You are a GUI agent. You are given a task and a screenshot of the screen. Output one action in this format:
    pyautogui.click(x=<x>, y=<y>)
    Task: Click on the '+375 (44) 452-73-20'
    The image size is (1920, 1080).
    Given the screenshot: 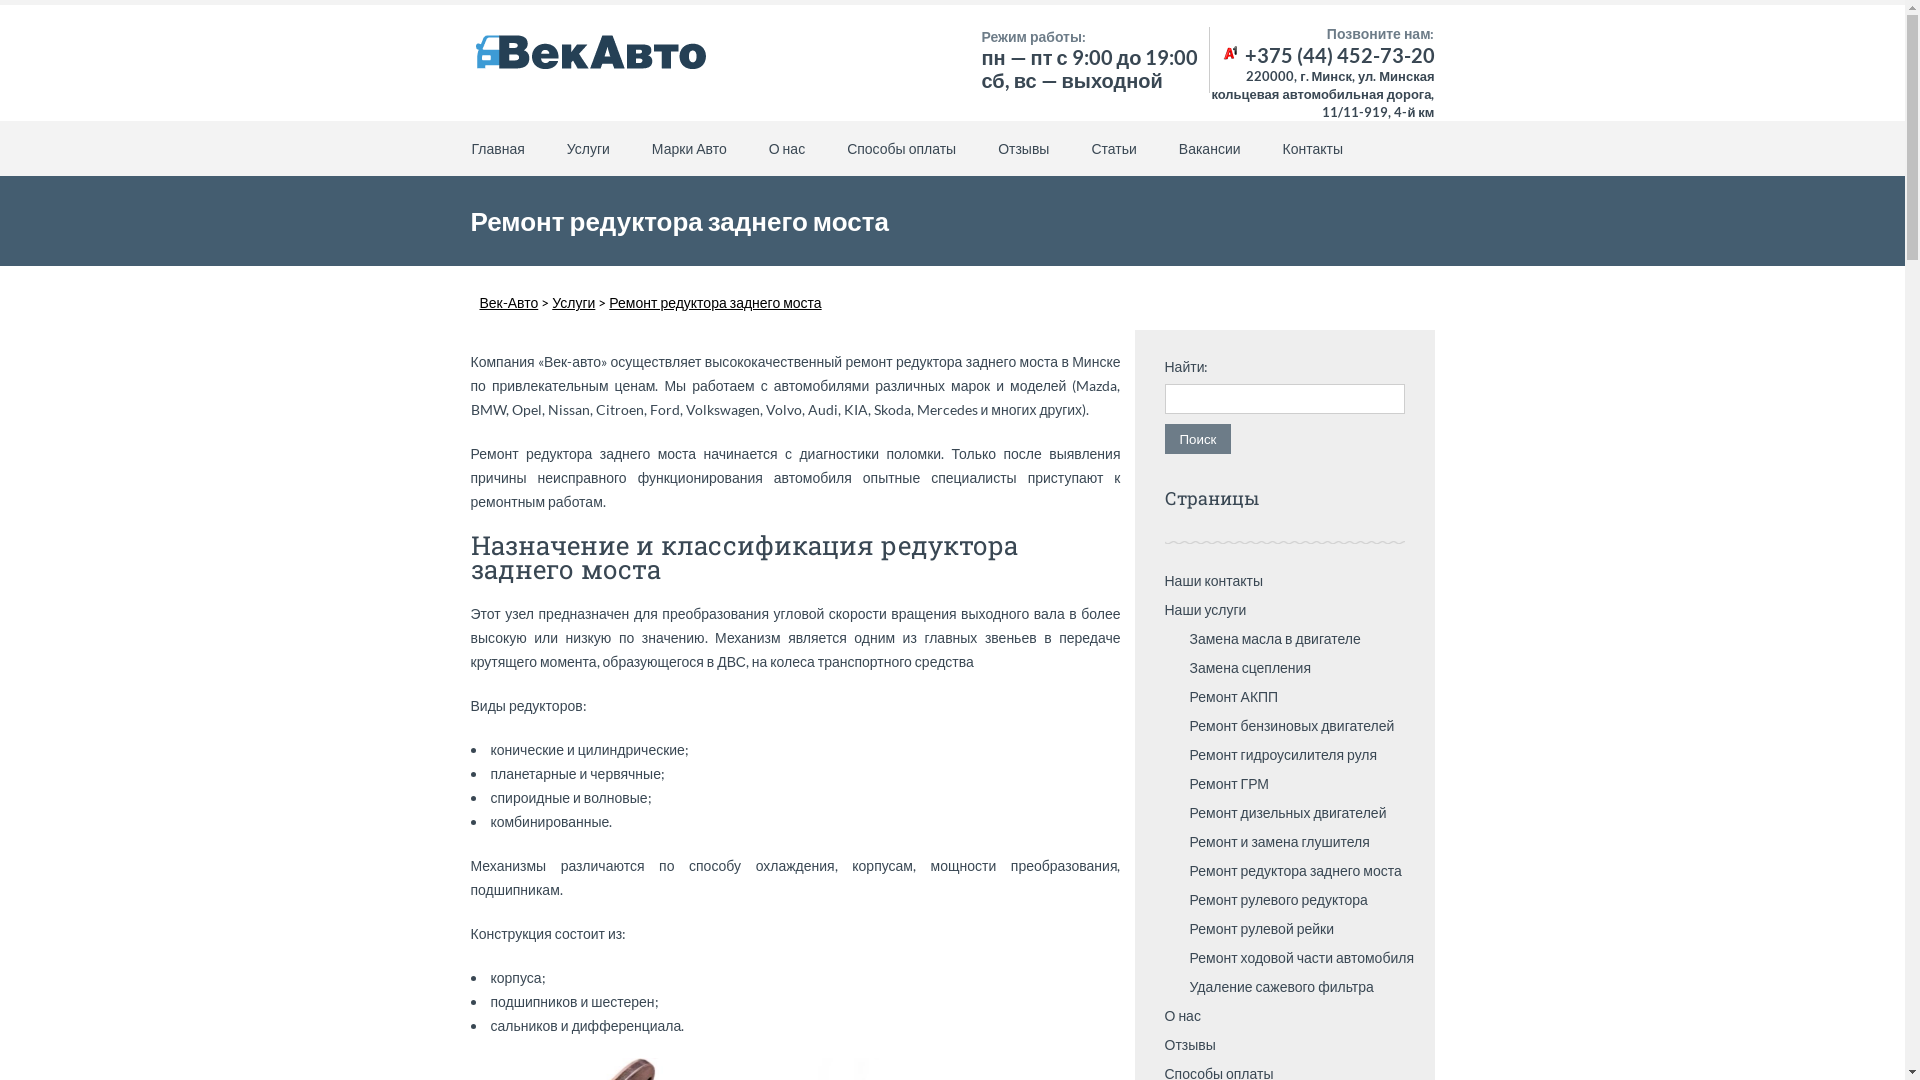 What is the action you would take?
    pyautogui.click(x=1218, y=53)
    